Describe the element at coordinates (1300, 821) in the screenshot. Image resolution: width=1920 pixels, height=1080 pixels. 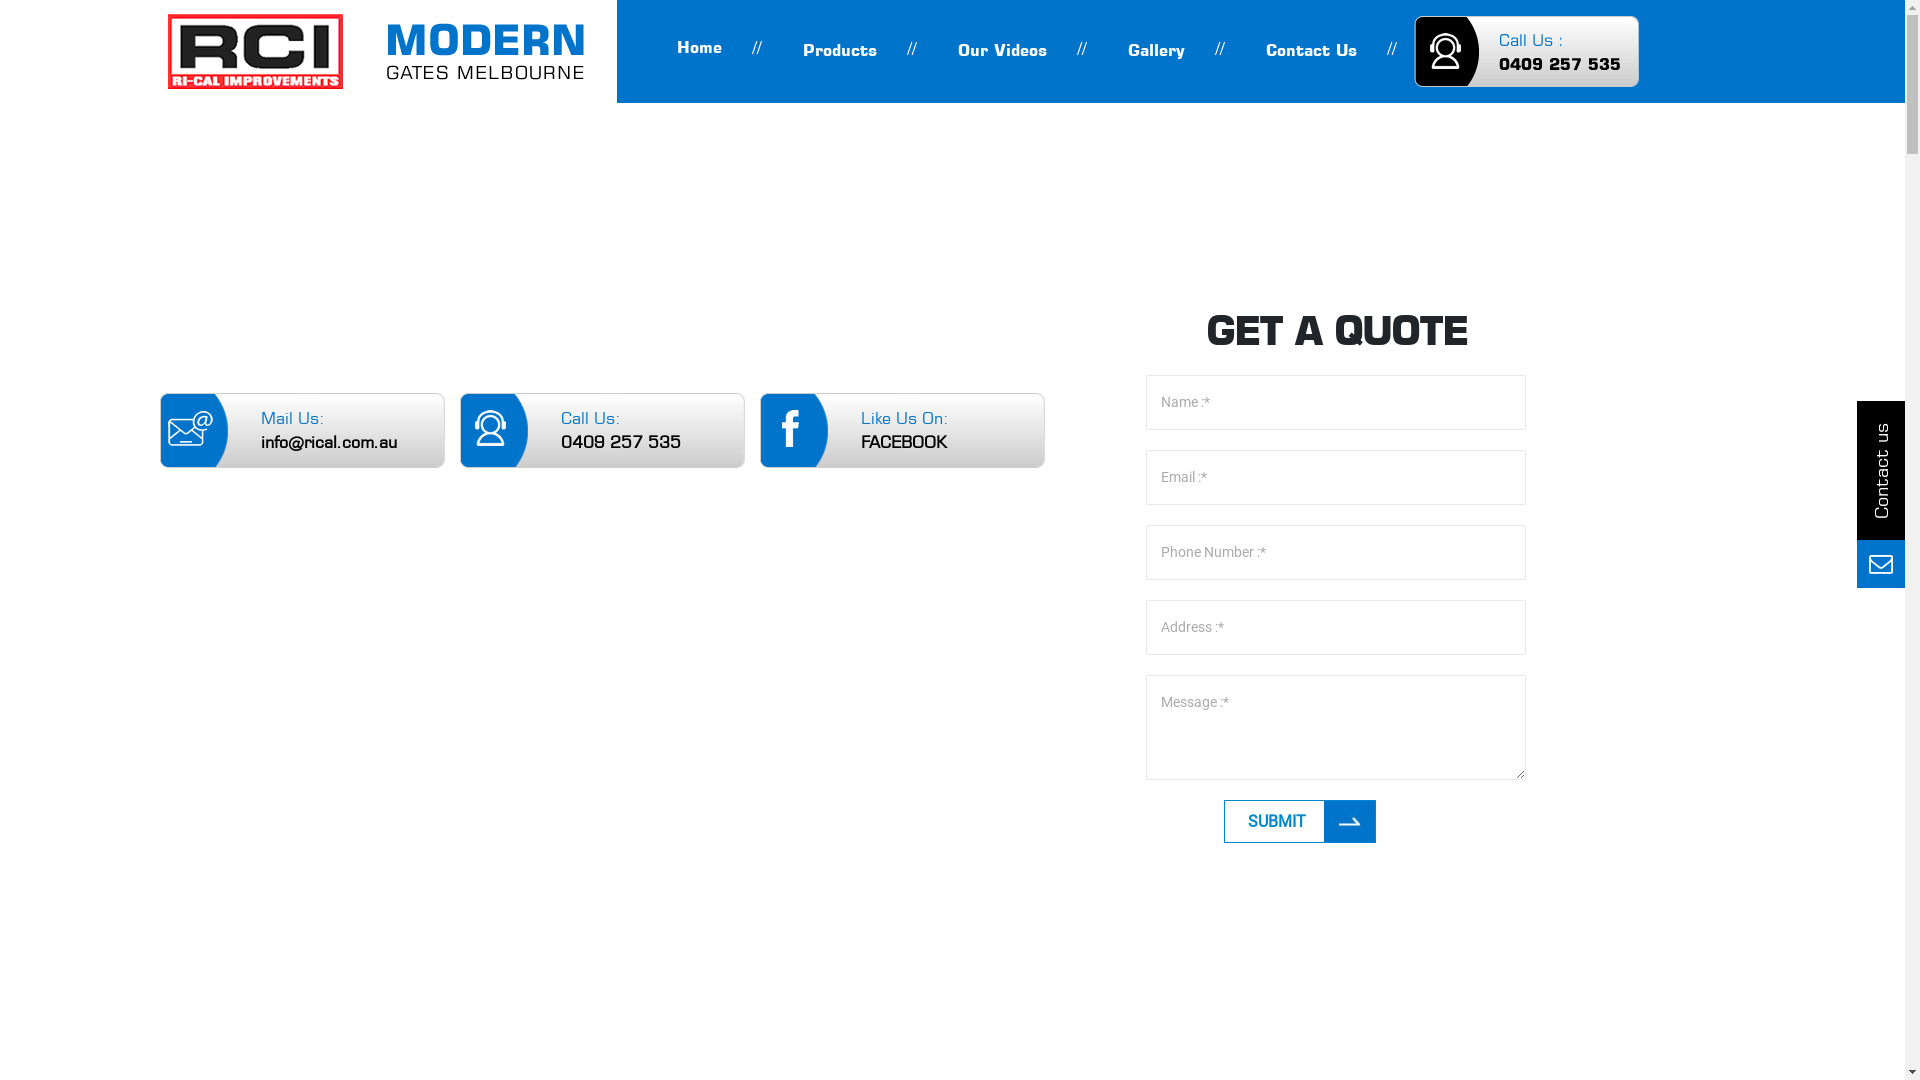
I see `'SUBMIT'` at that location.